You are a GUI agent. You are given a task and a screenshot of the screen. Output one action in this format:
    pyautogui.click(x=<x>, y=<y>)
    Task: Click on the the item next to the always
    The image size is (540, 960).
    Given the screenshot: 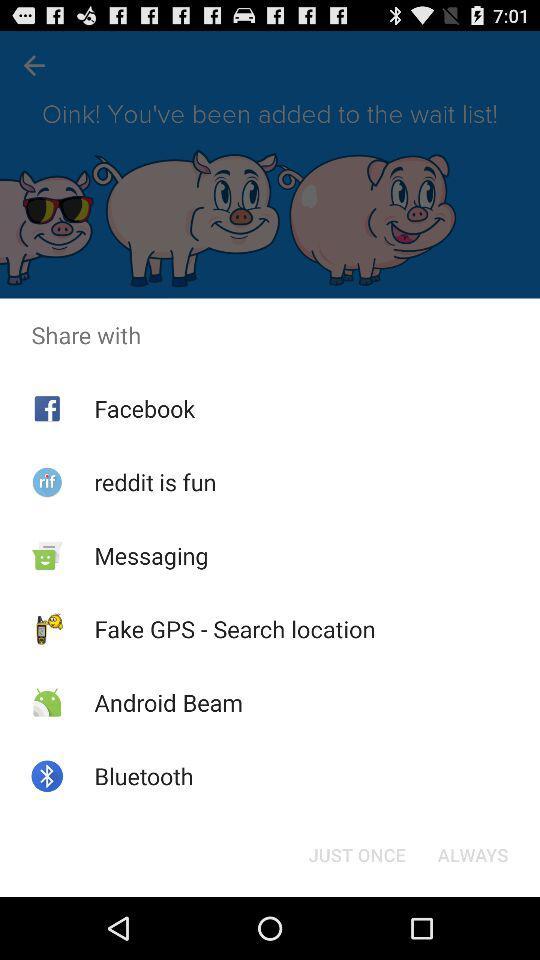 What is the action you would take?
    pyautogui.click(x=356, y=853)
    